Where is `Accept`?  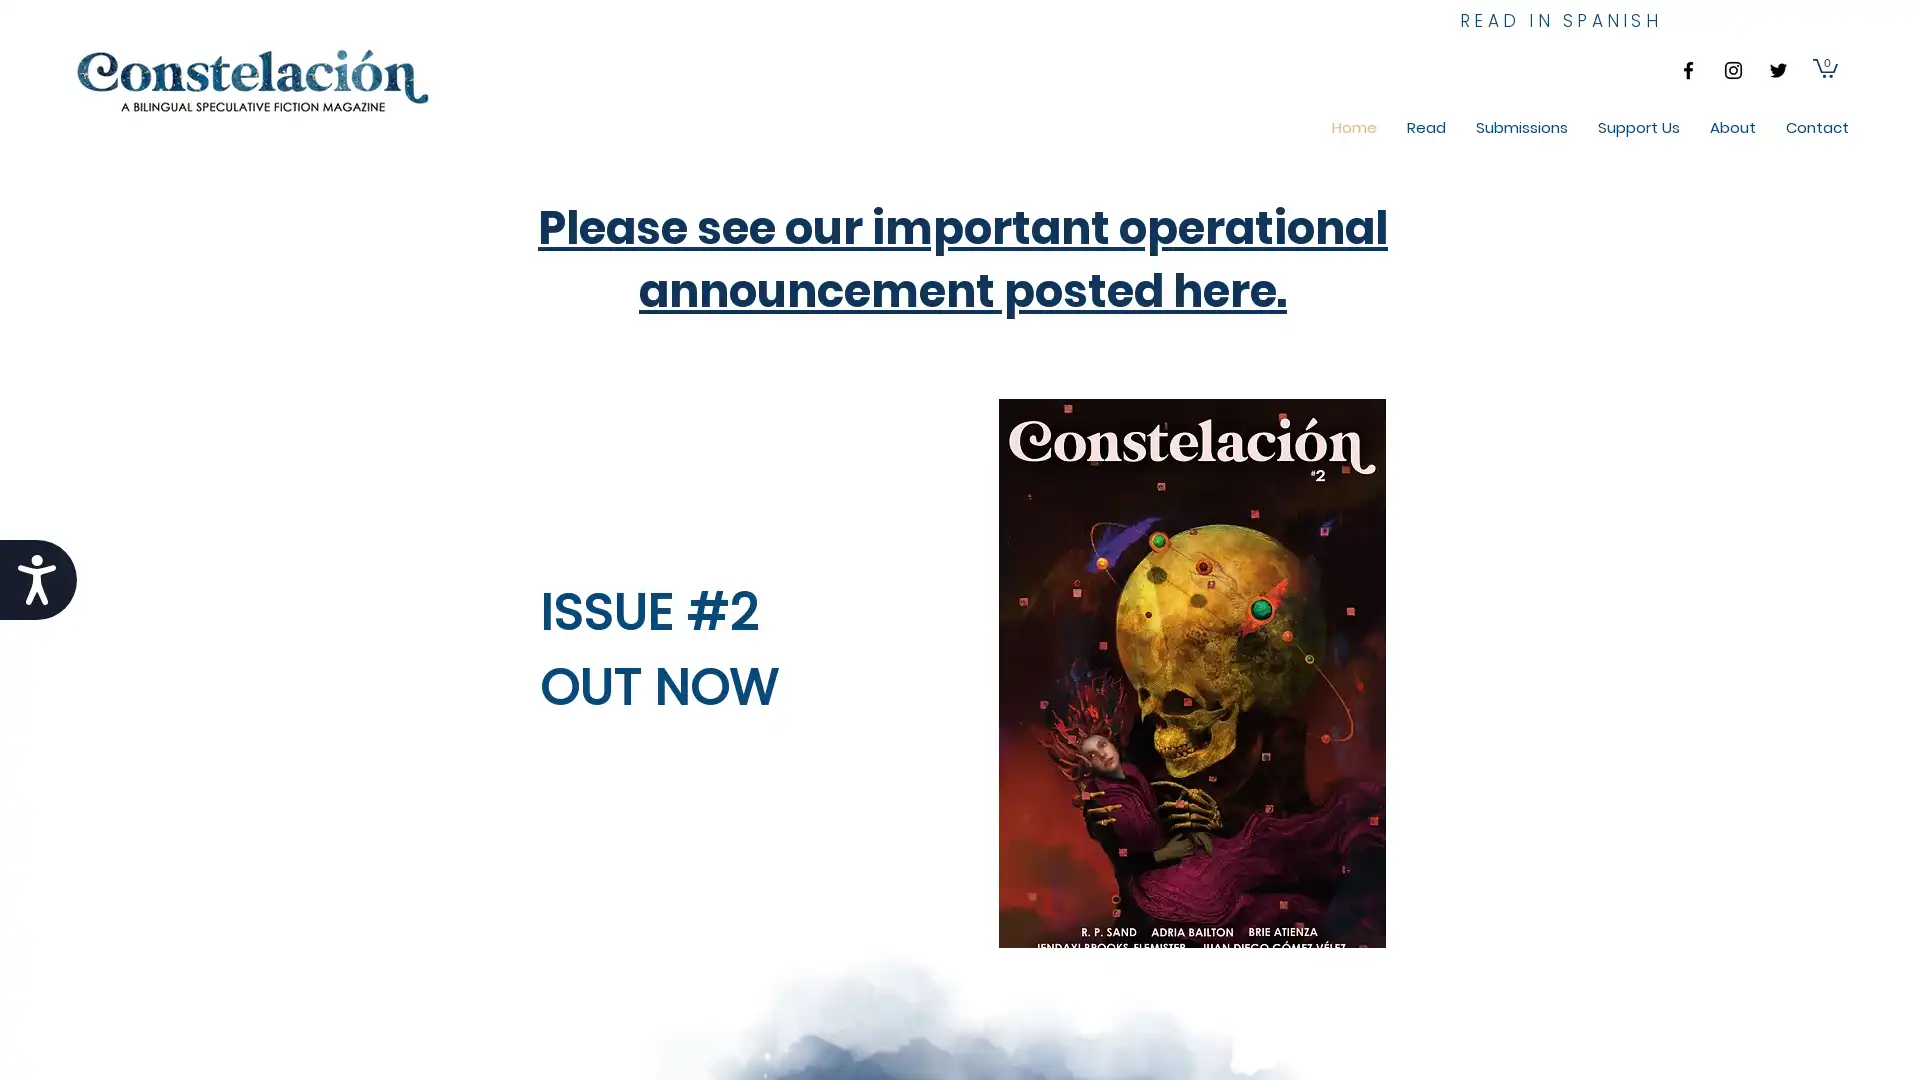
Accept is located at coordinates (1830, 1044).